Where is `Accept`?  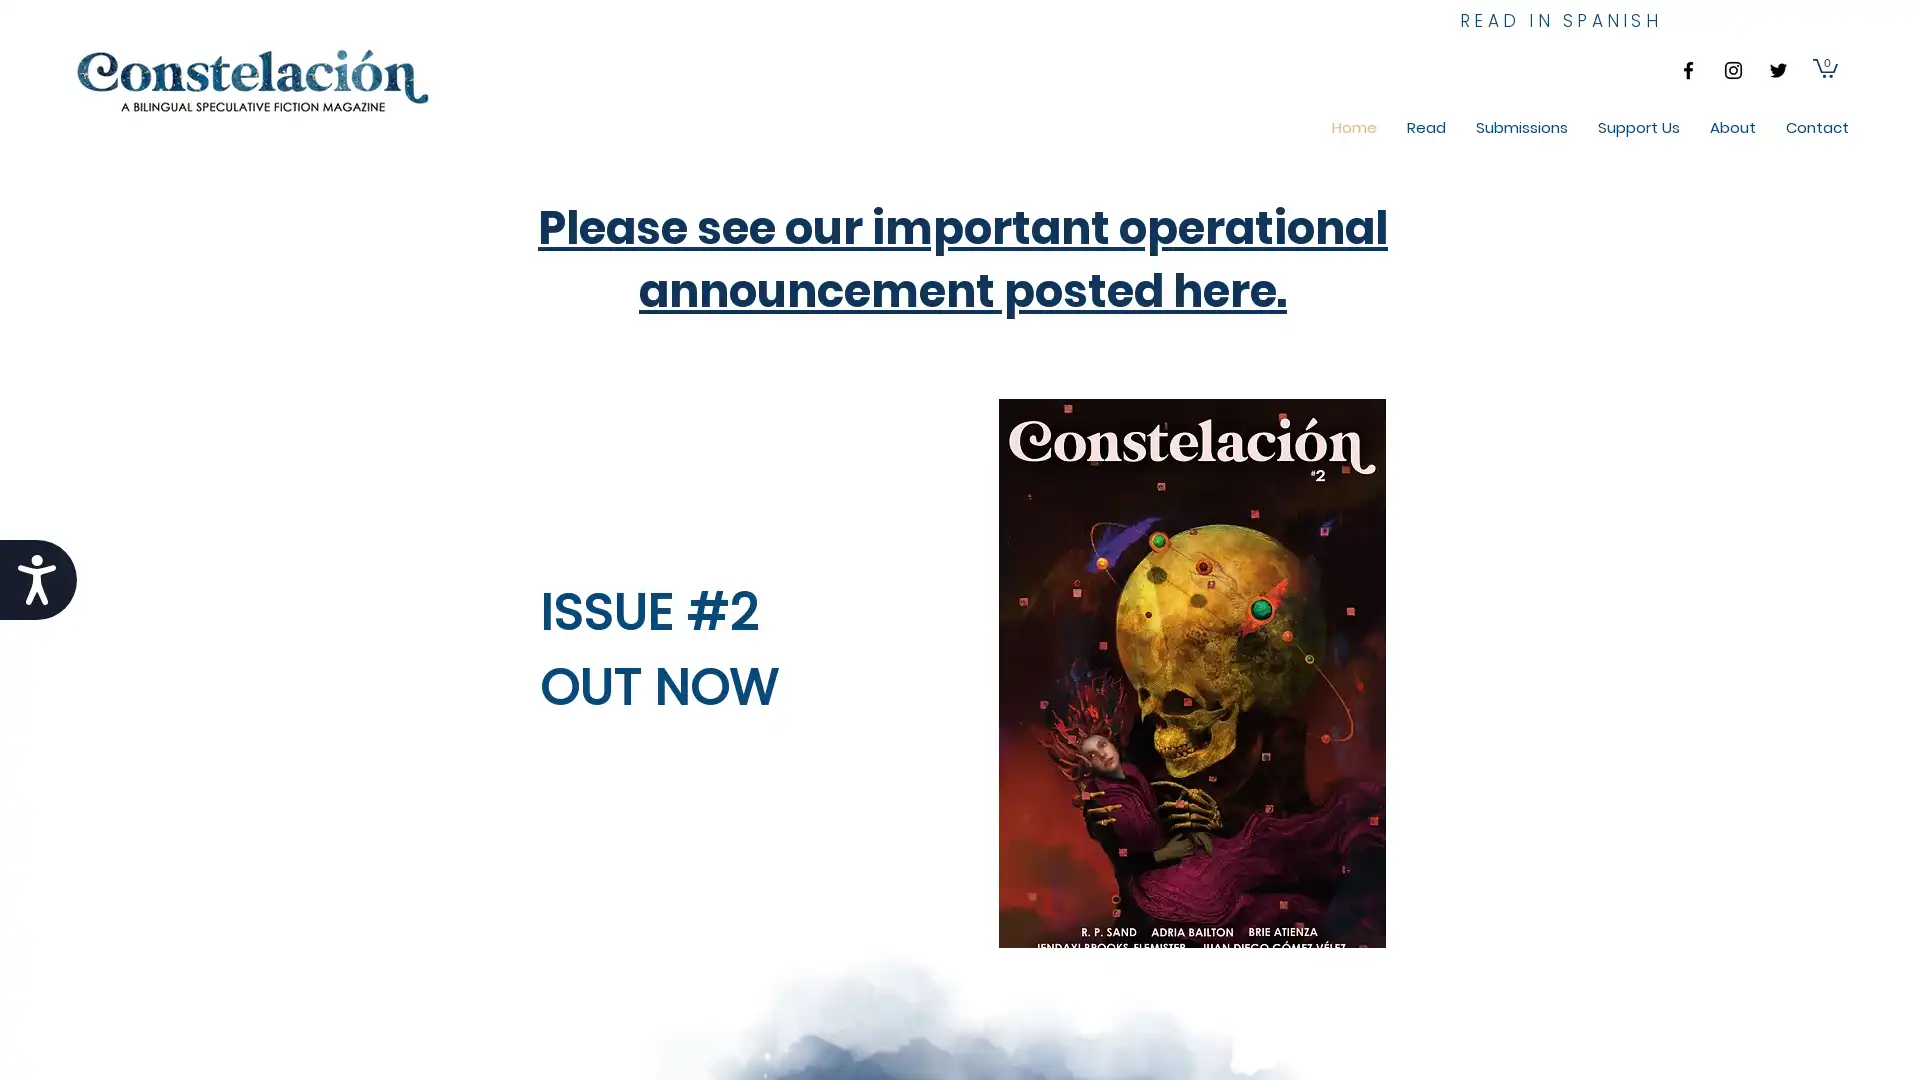
Accept is located at coordinates (1830, 1044).